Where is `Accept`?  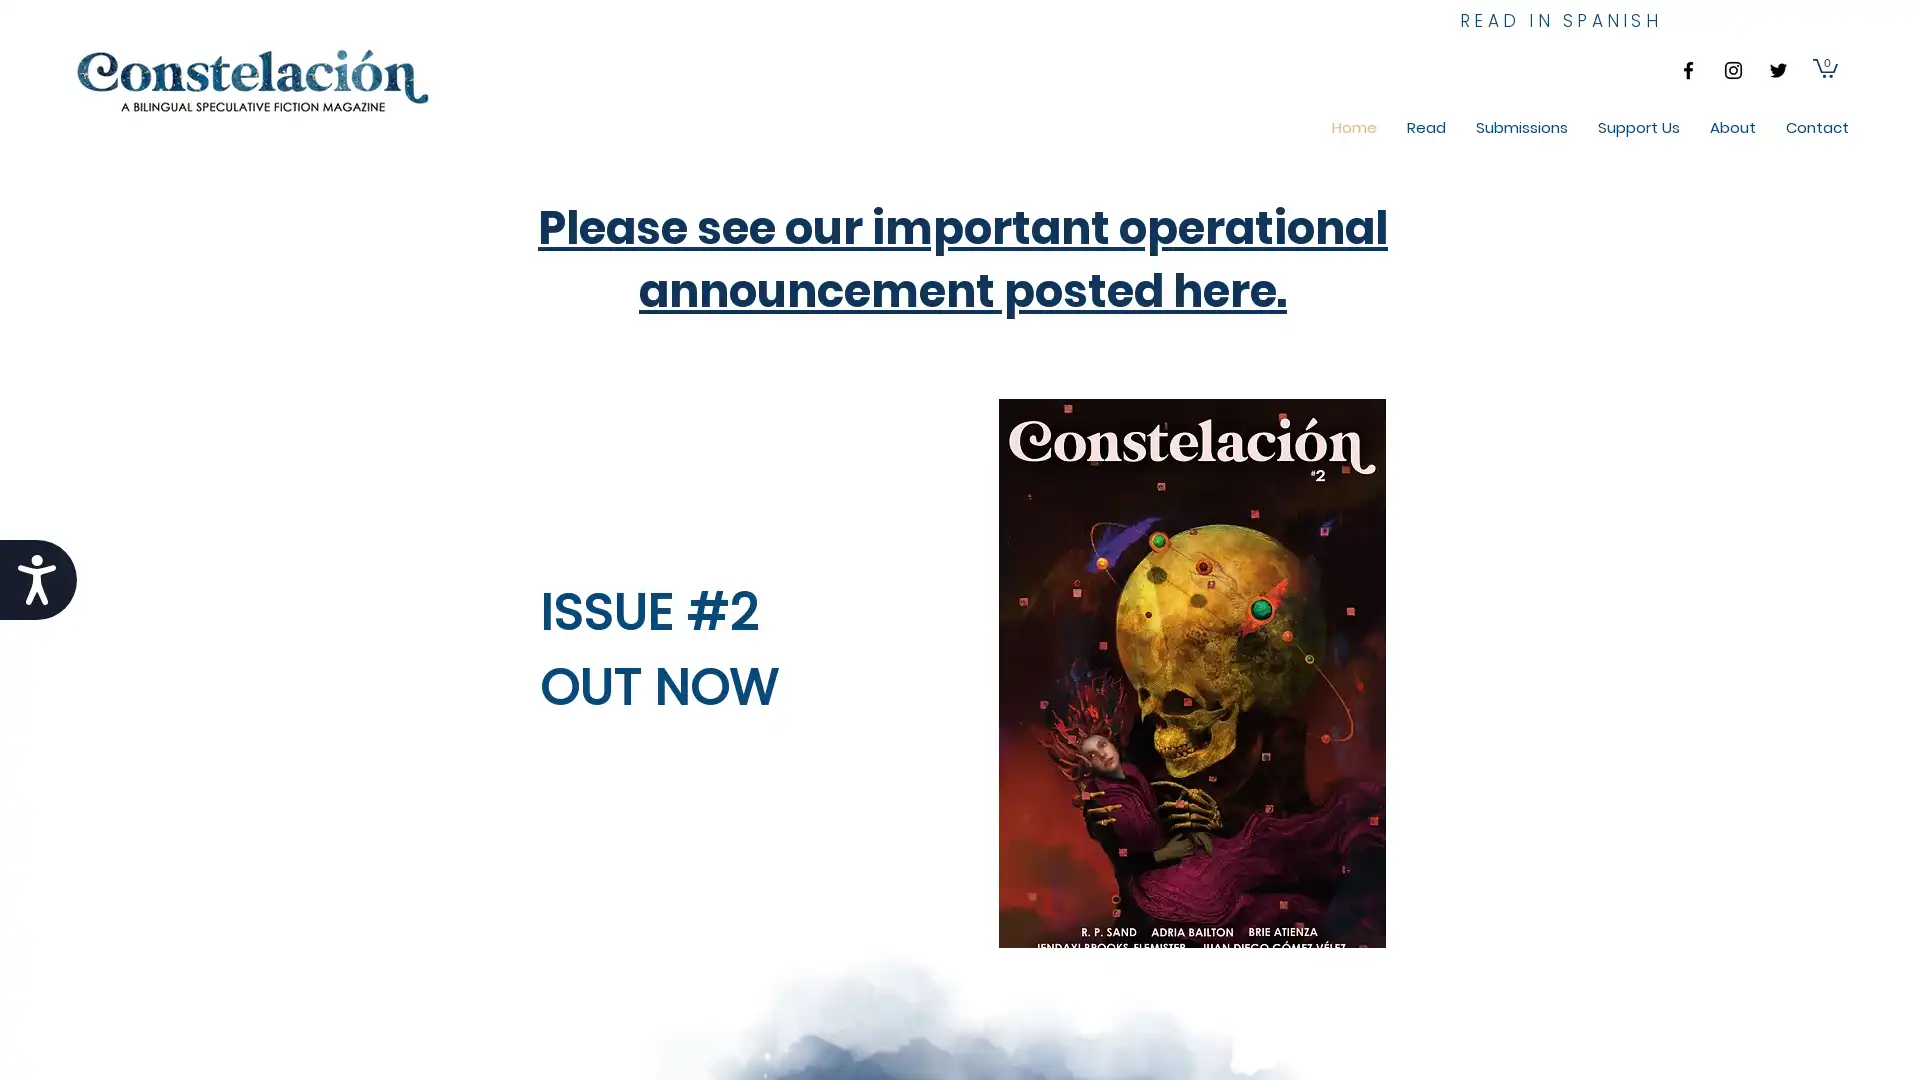
Accept is located at coordinates (1830, 1044).